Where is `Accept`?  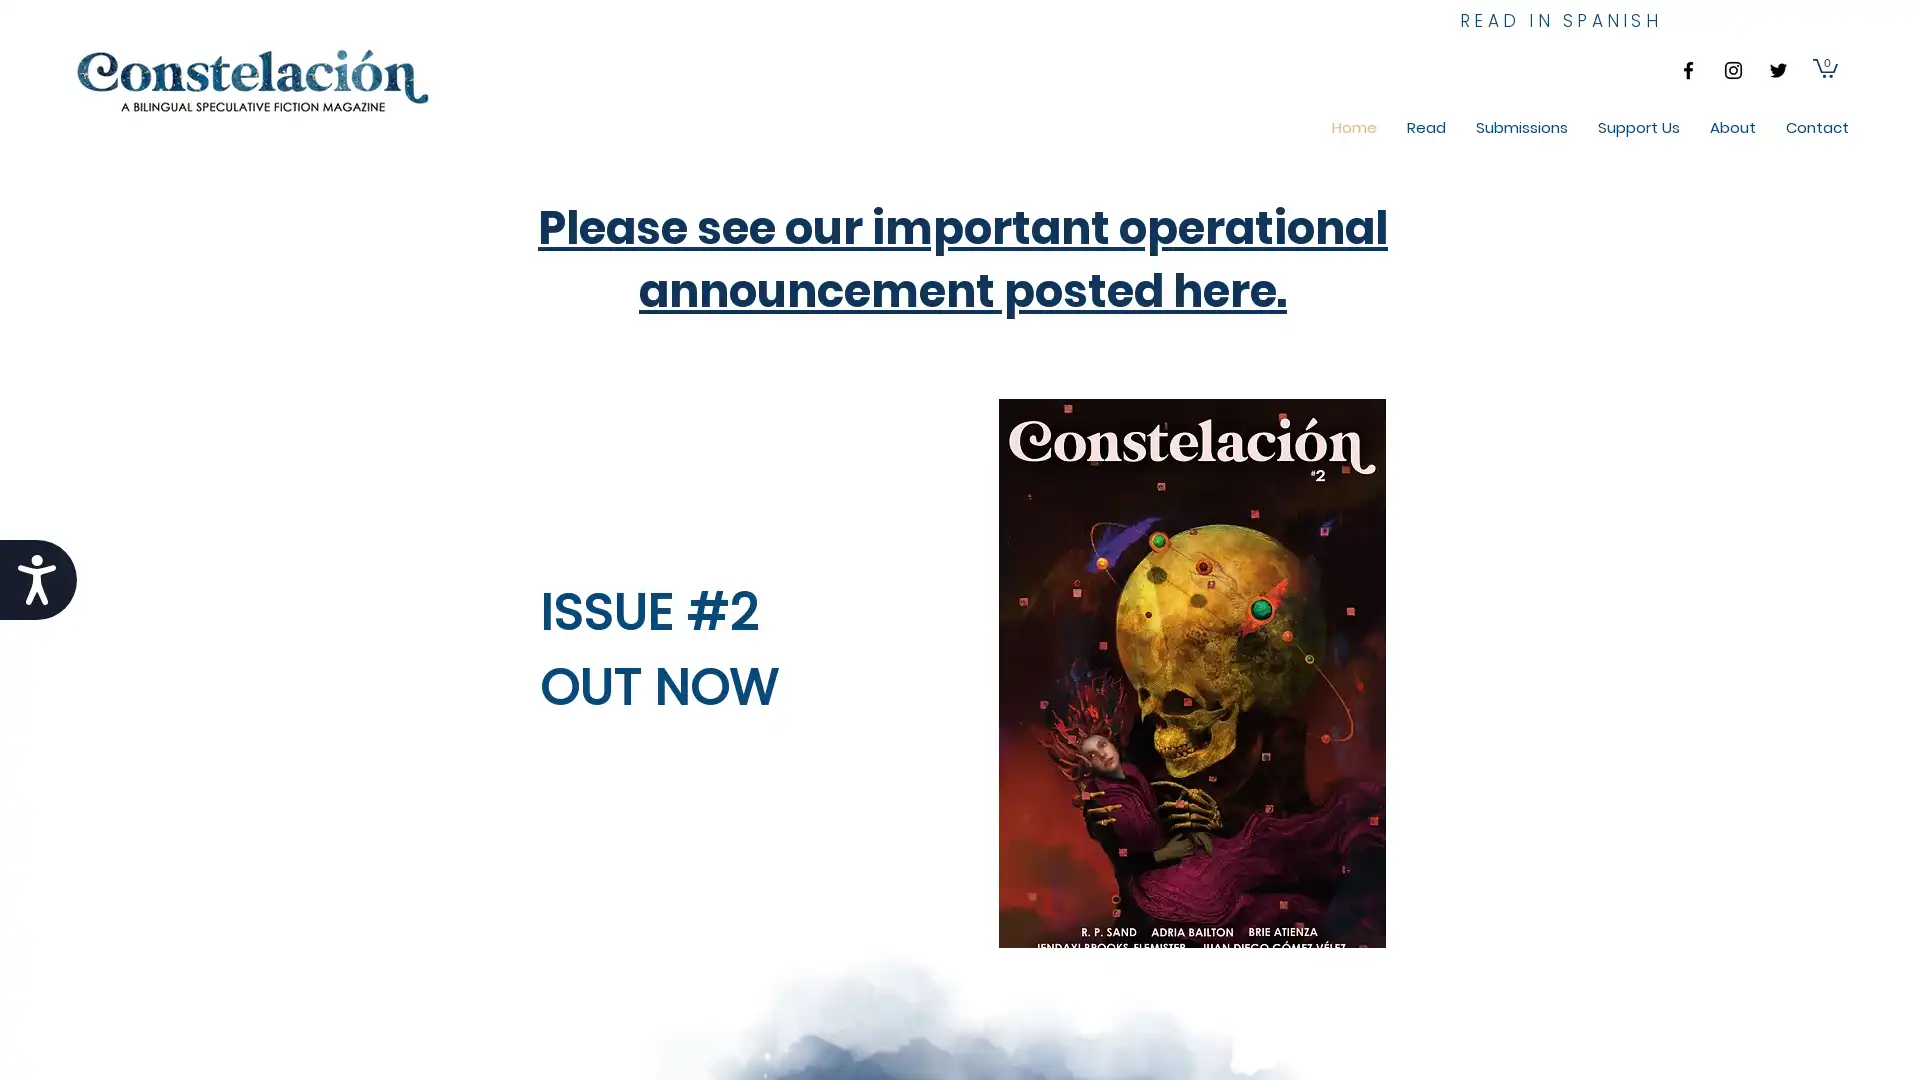
Accept is located at coordinates (1830, 1044).